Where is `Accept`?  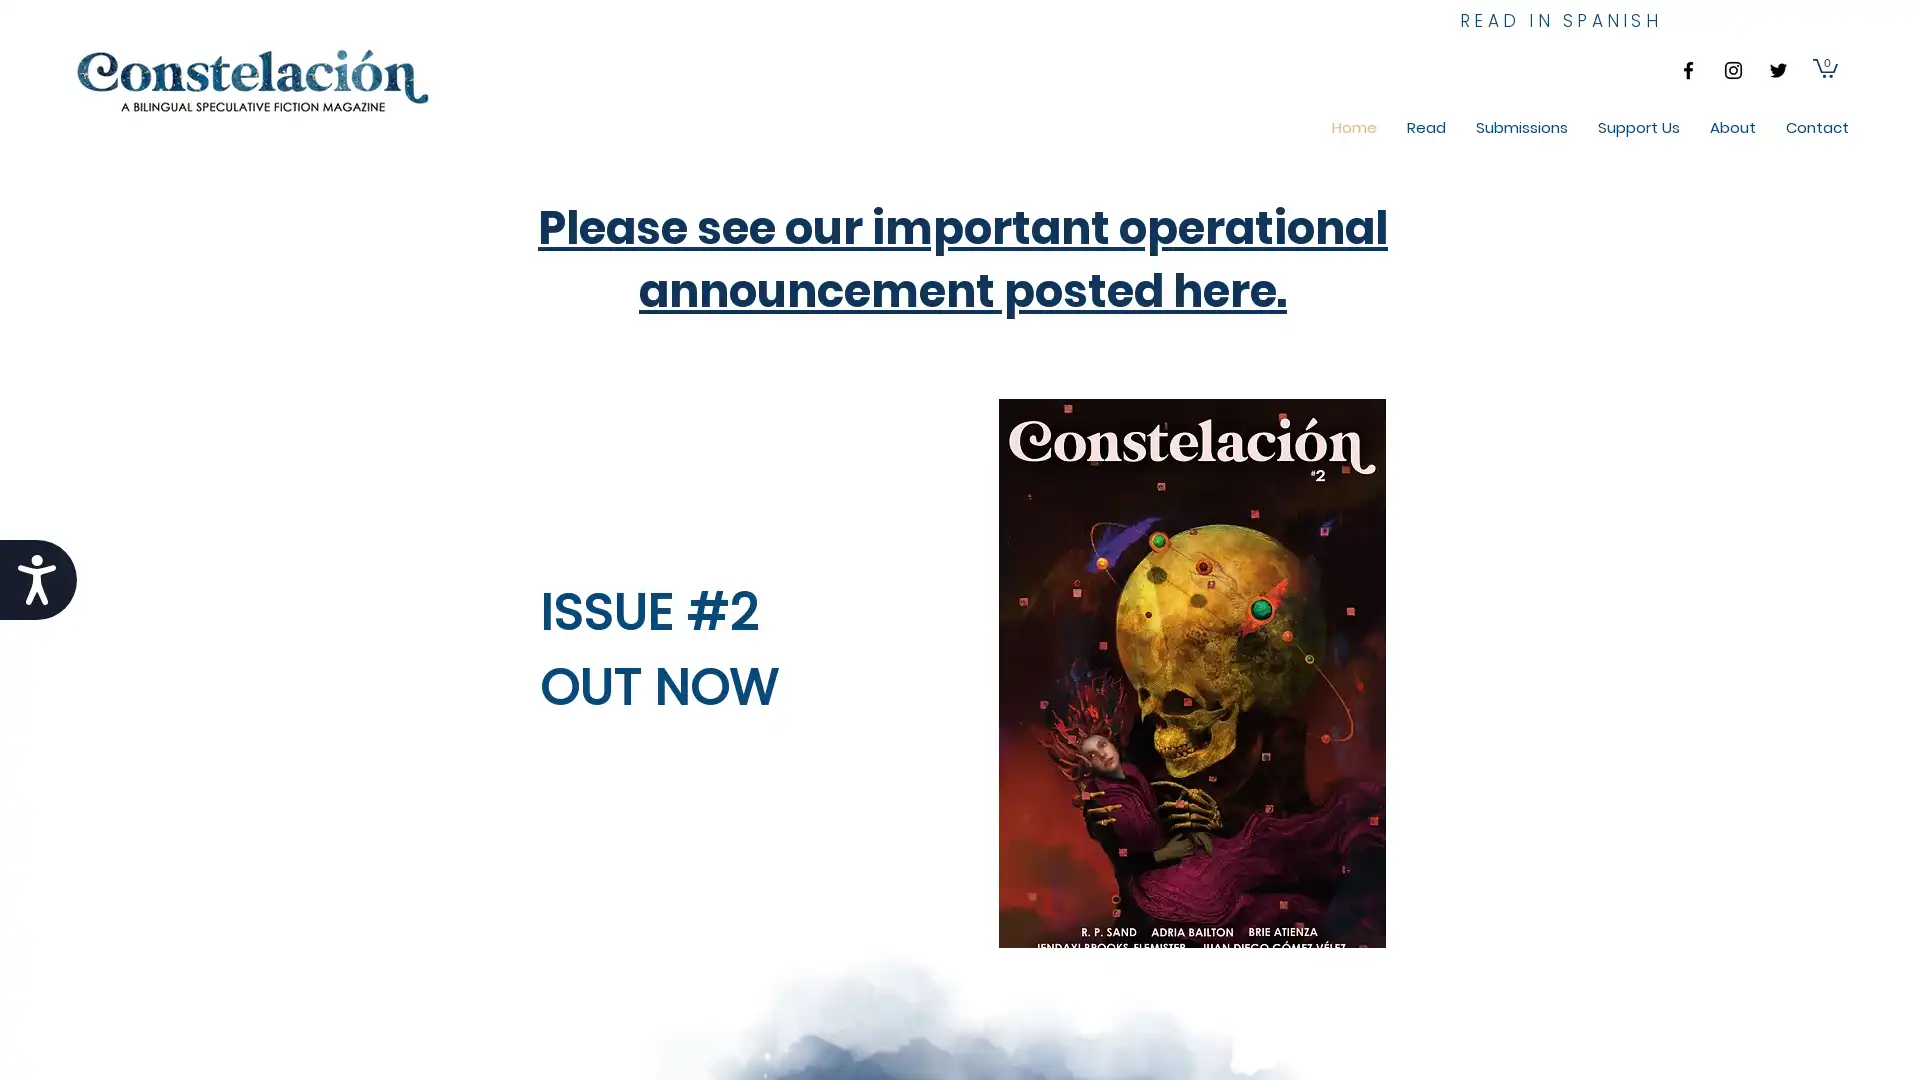
Accept is located at coordinates (1830, 1044).